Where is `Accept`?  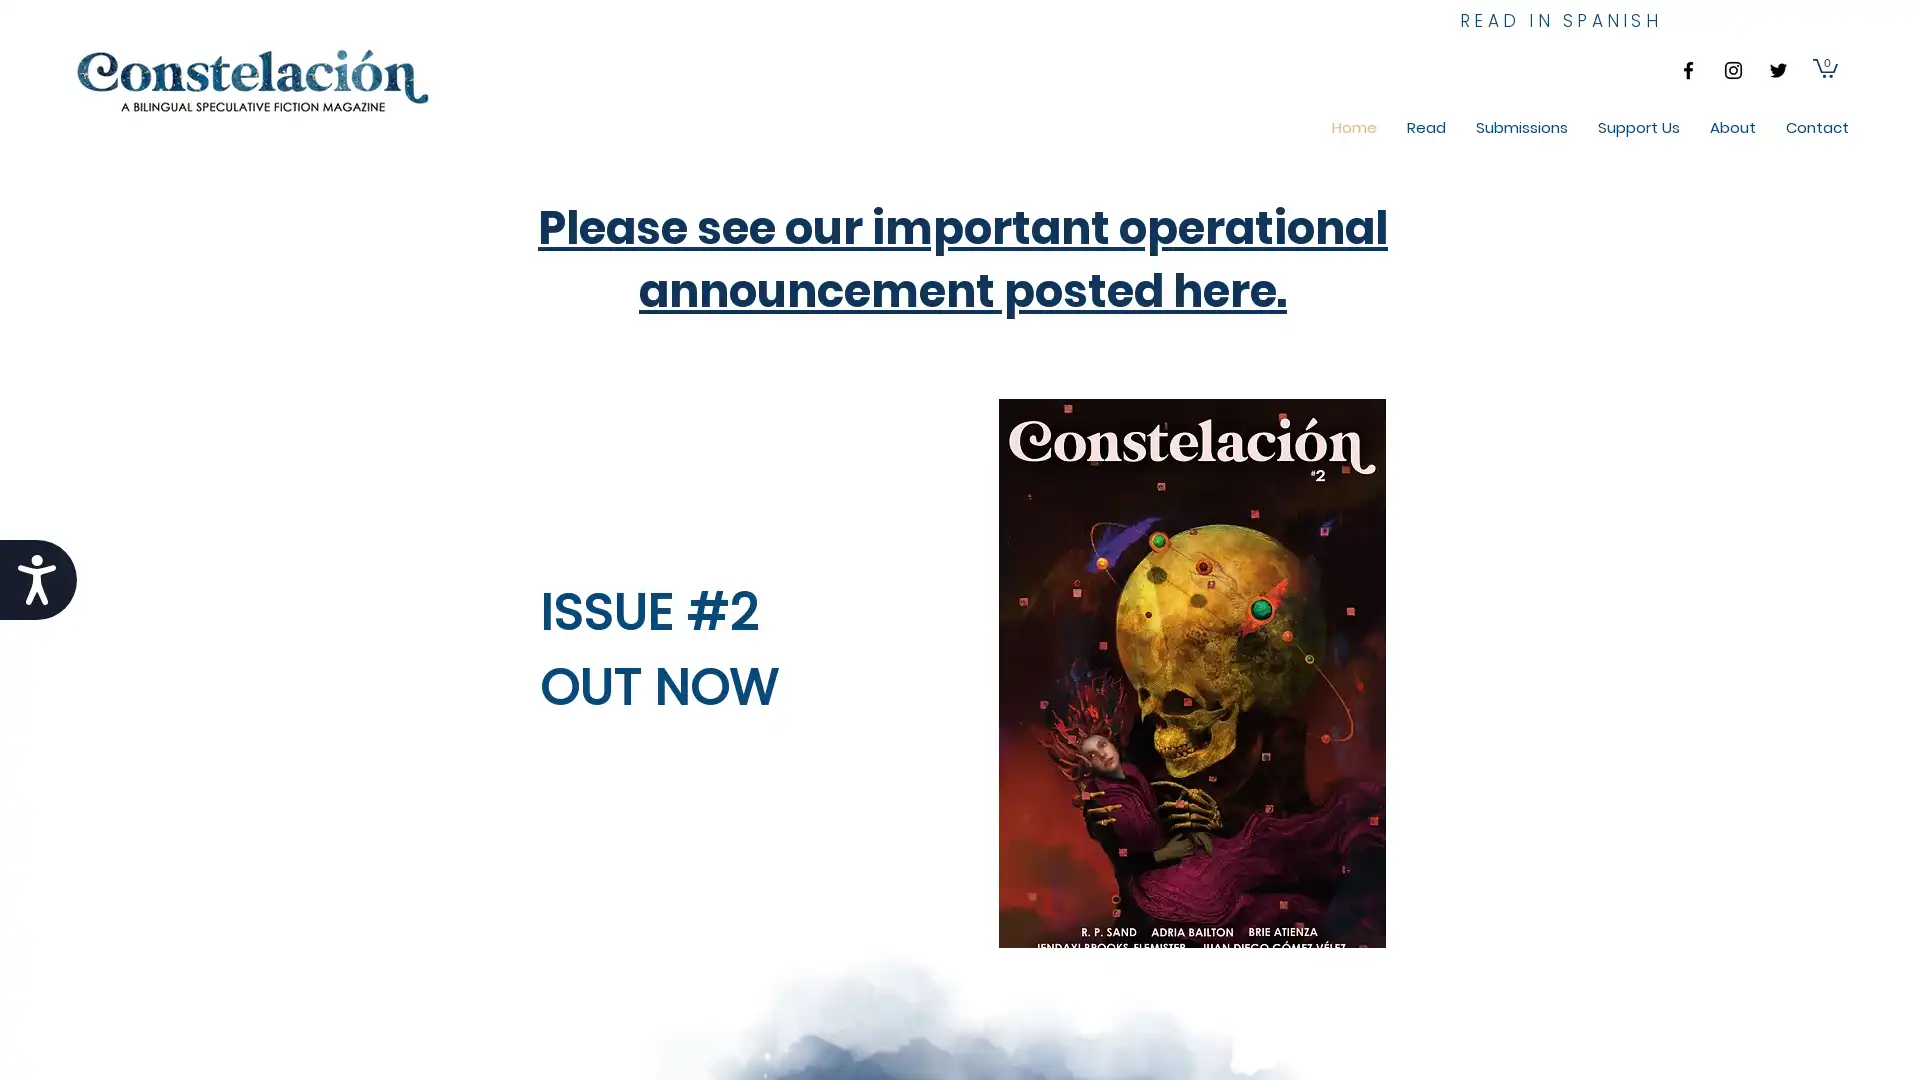
Accept is located at coordinates (1830, 1044).